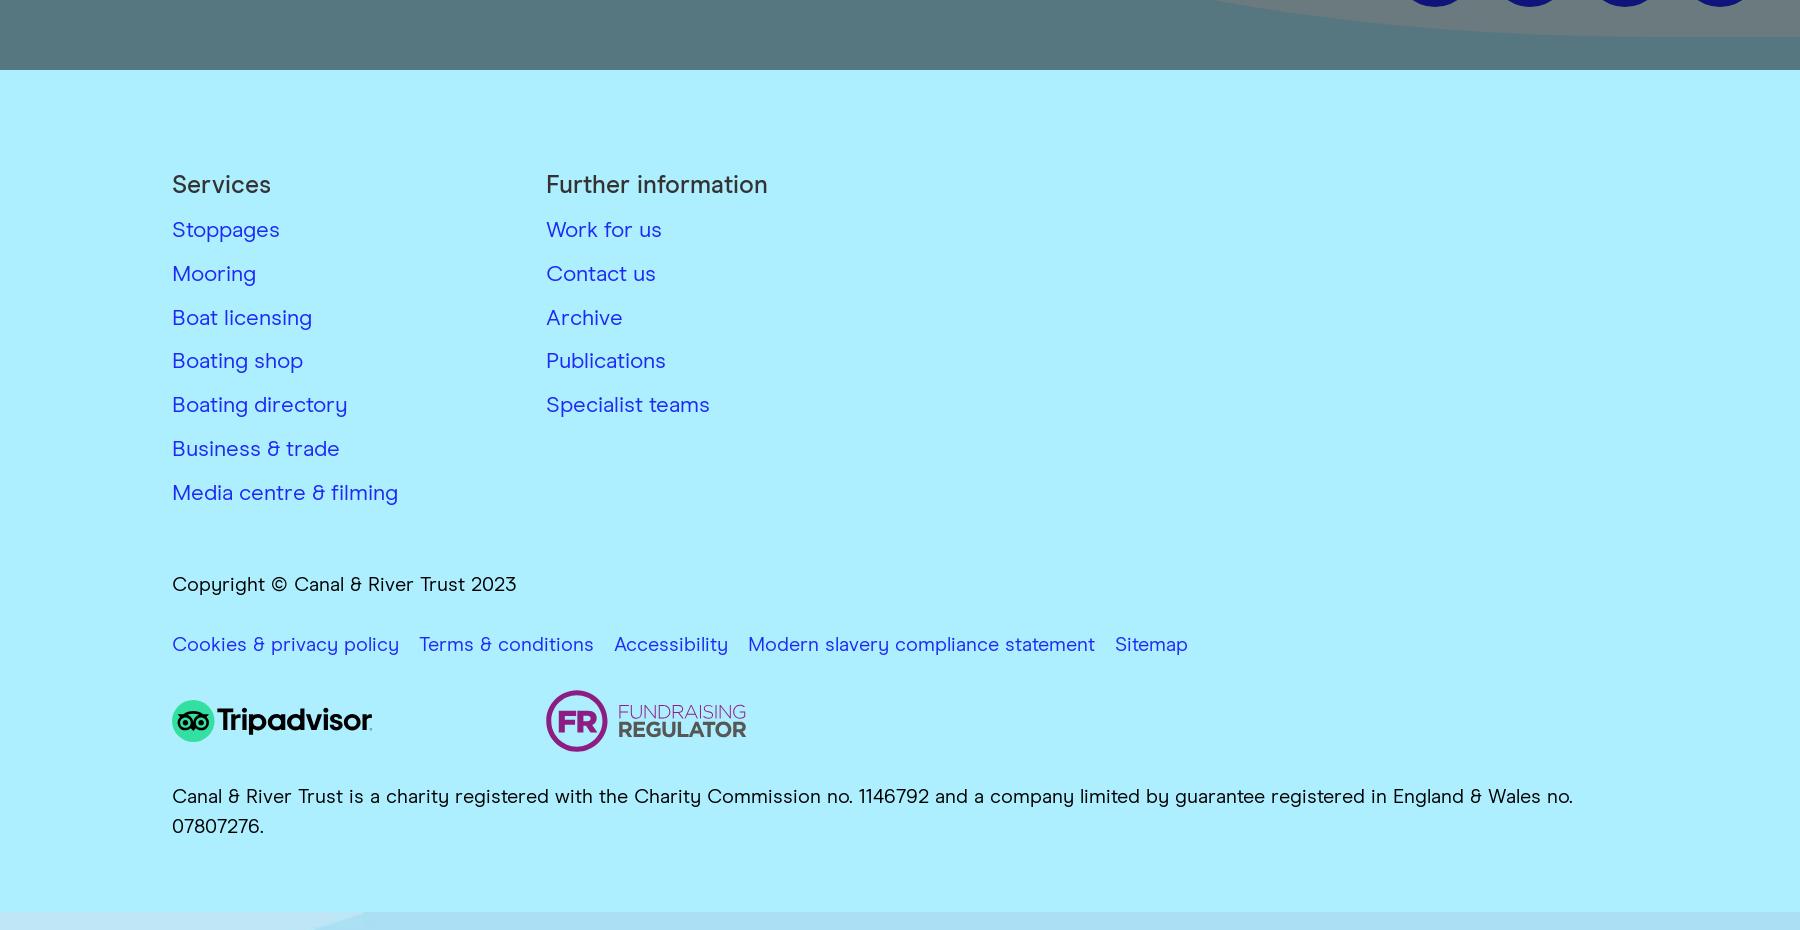 This screenshot has width=1800, height=930. What do you see at coordinates (240, 316) in the screenshot?
I see `'Boat licensing'` at bounding box center [240, 316].